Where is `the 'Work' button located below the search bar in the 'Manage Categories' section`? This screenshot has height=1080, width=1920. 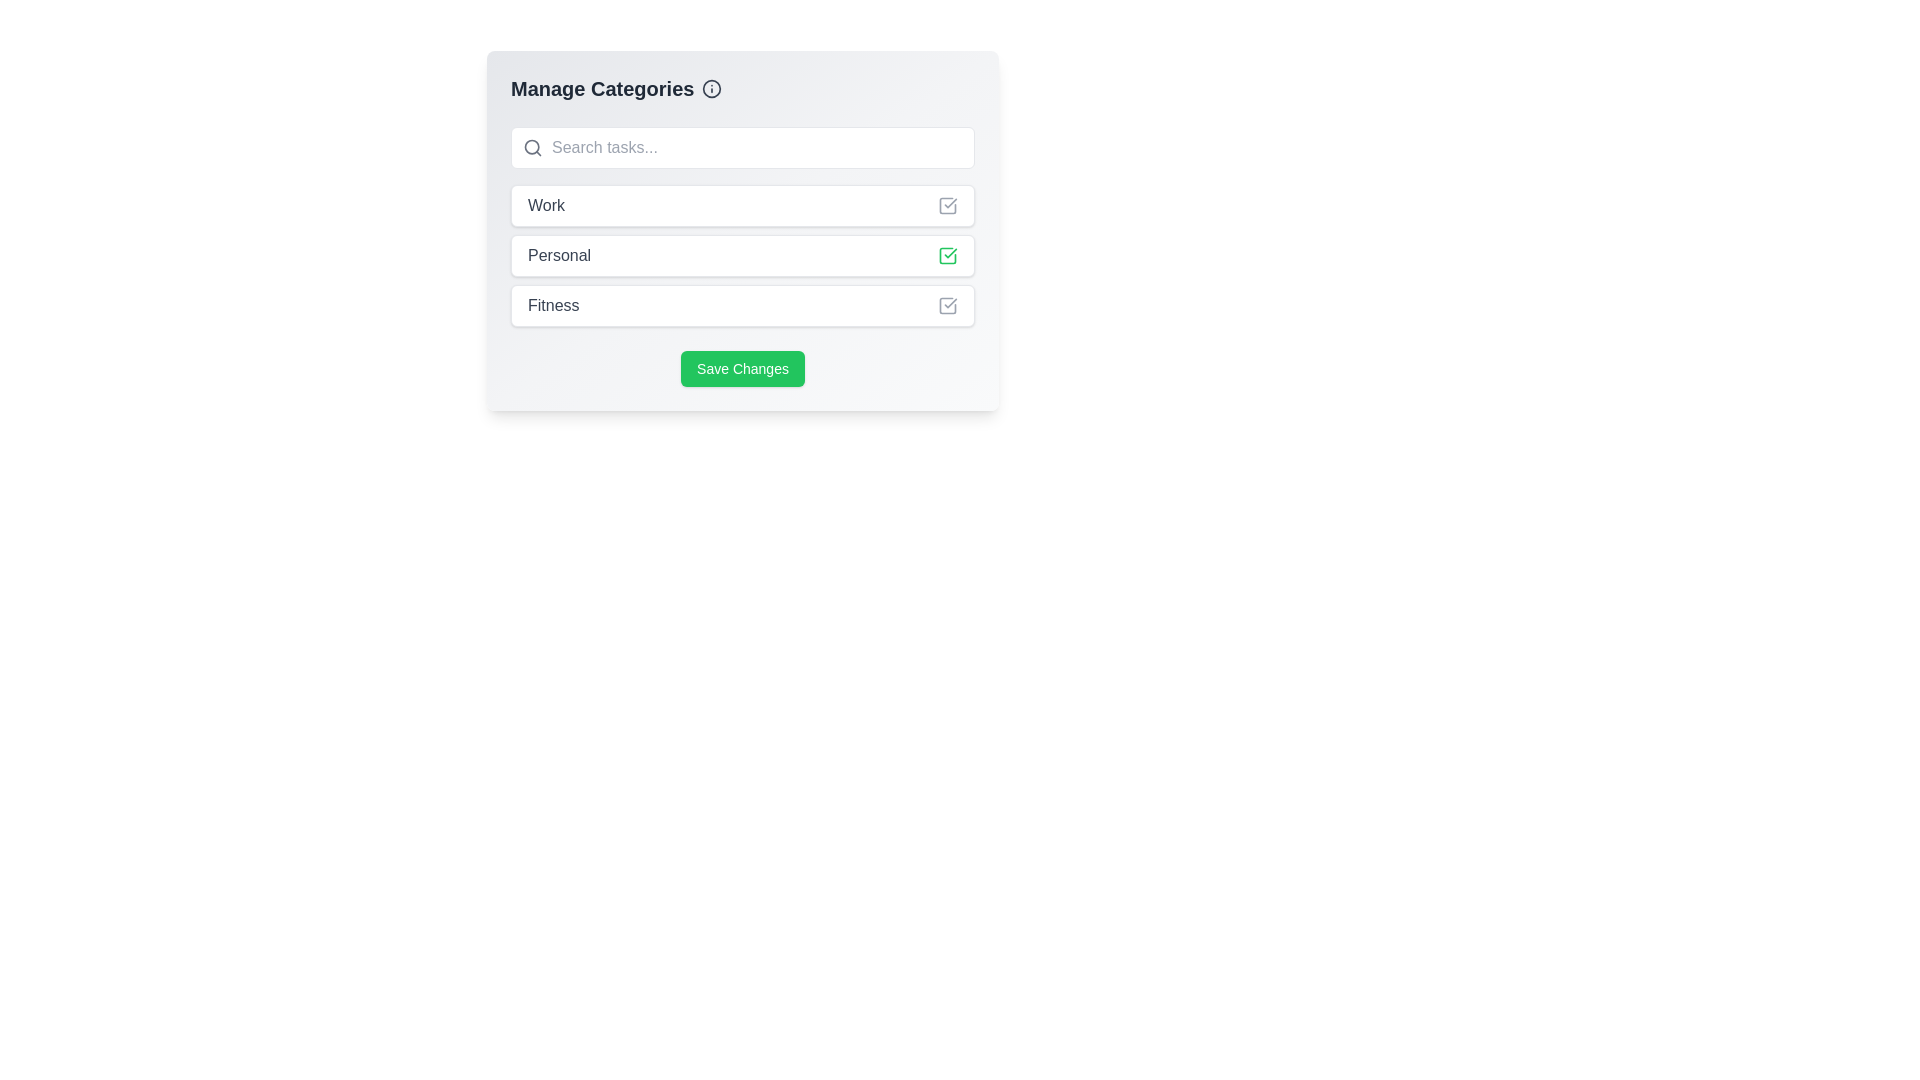
the 'Work' button located below the search bar in the 'Manage Categories' section is located at coordinates (742, 205).